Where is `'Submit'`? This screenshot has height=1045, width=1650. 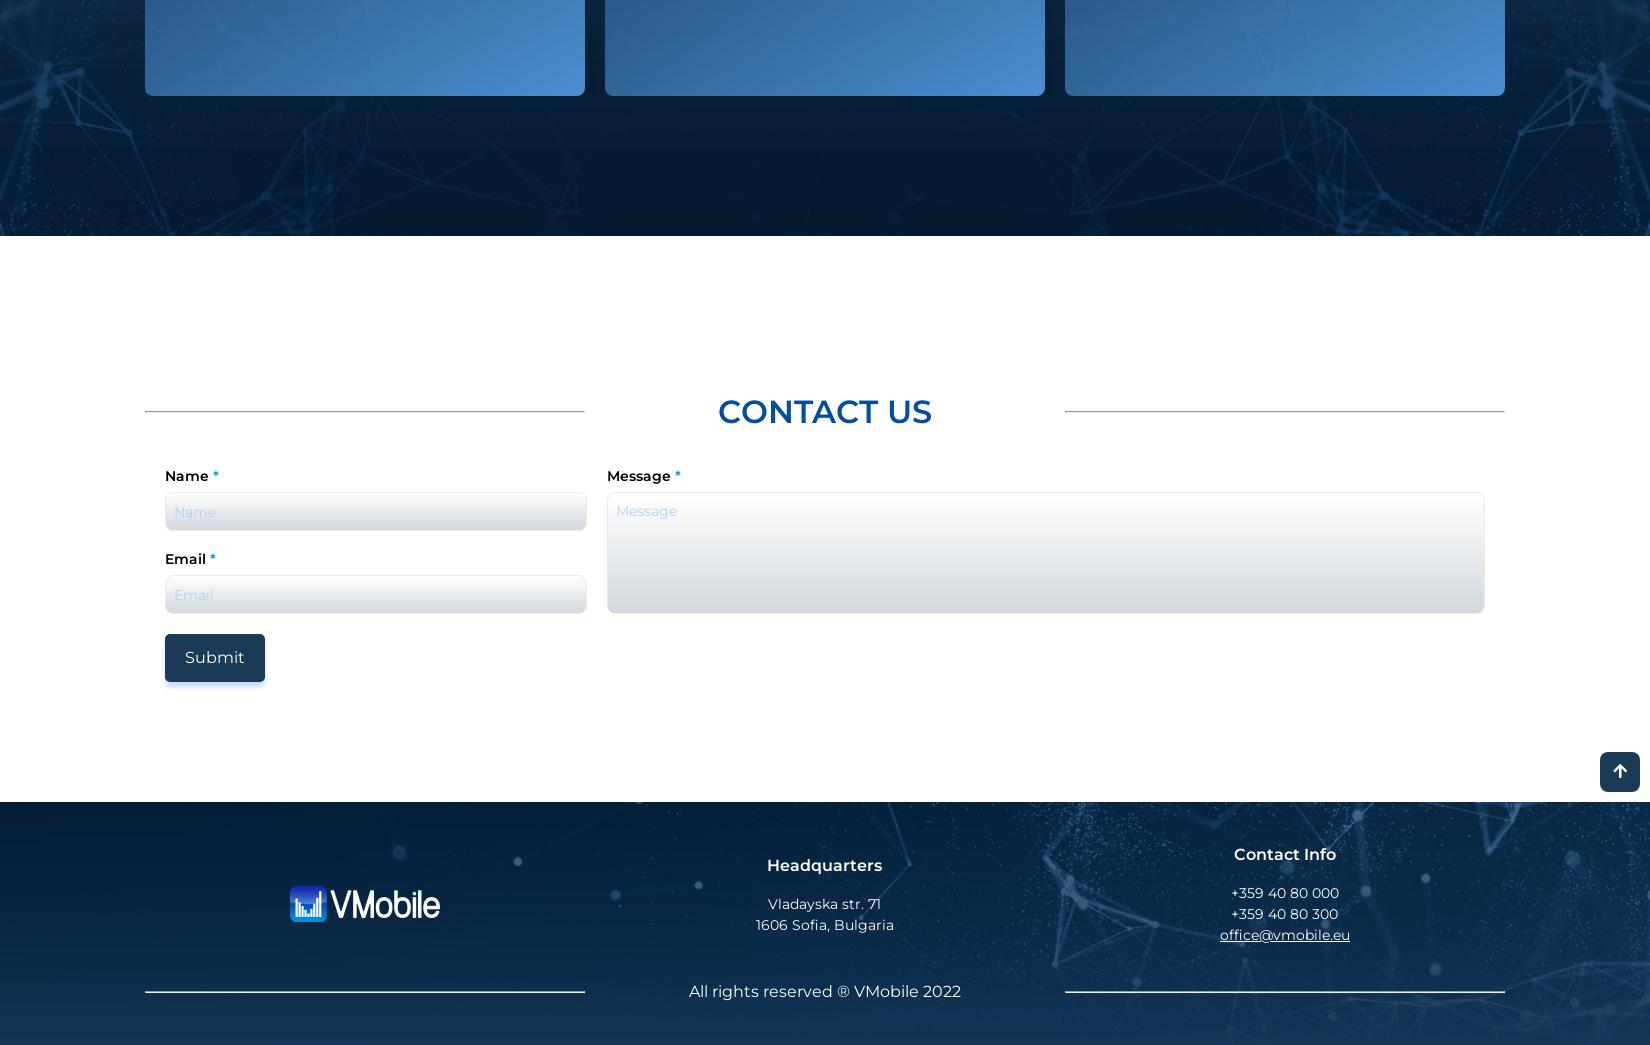 'Submit' is located at coordinates (214, 657).